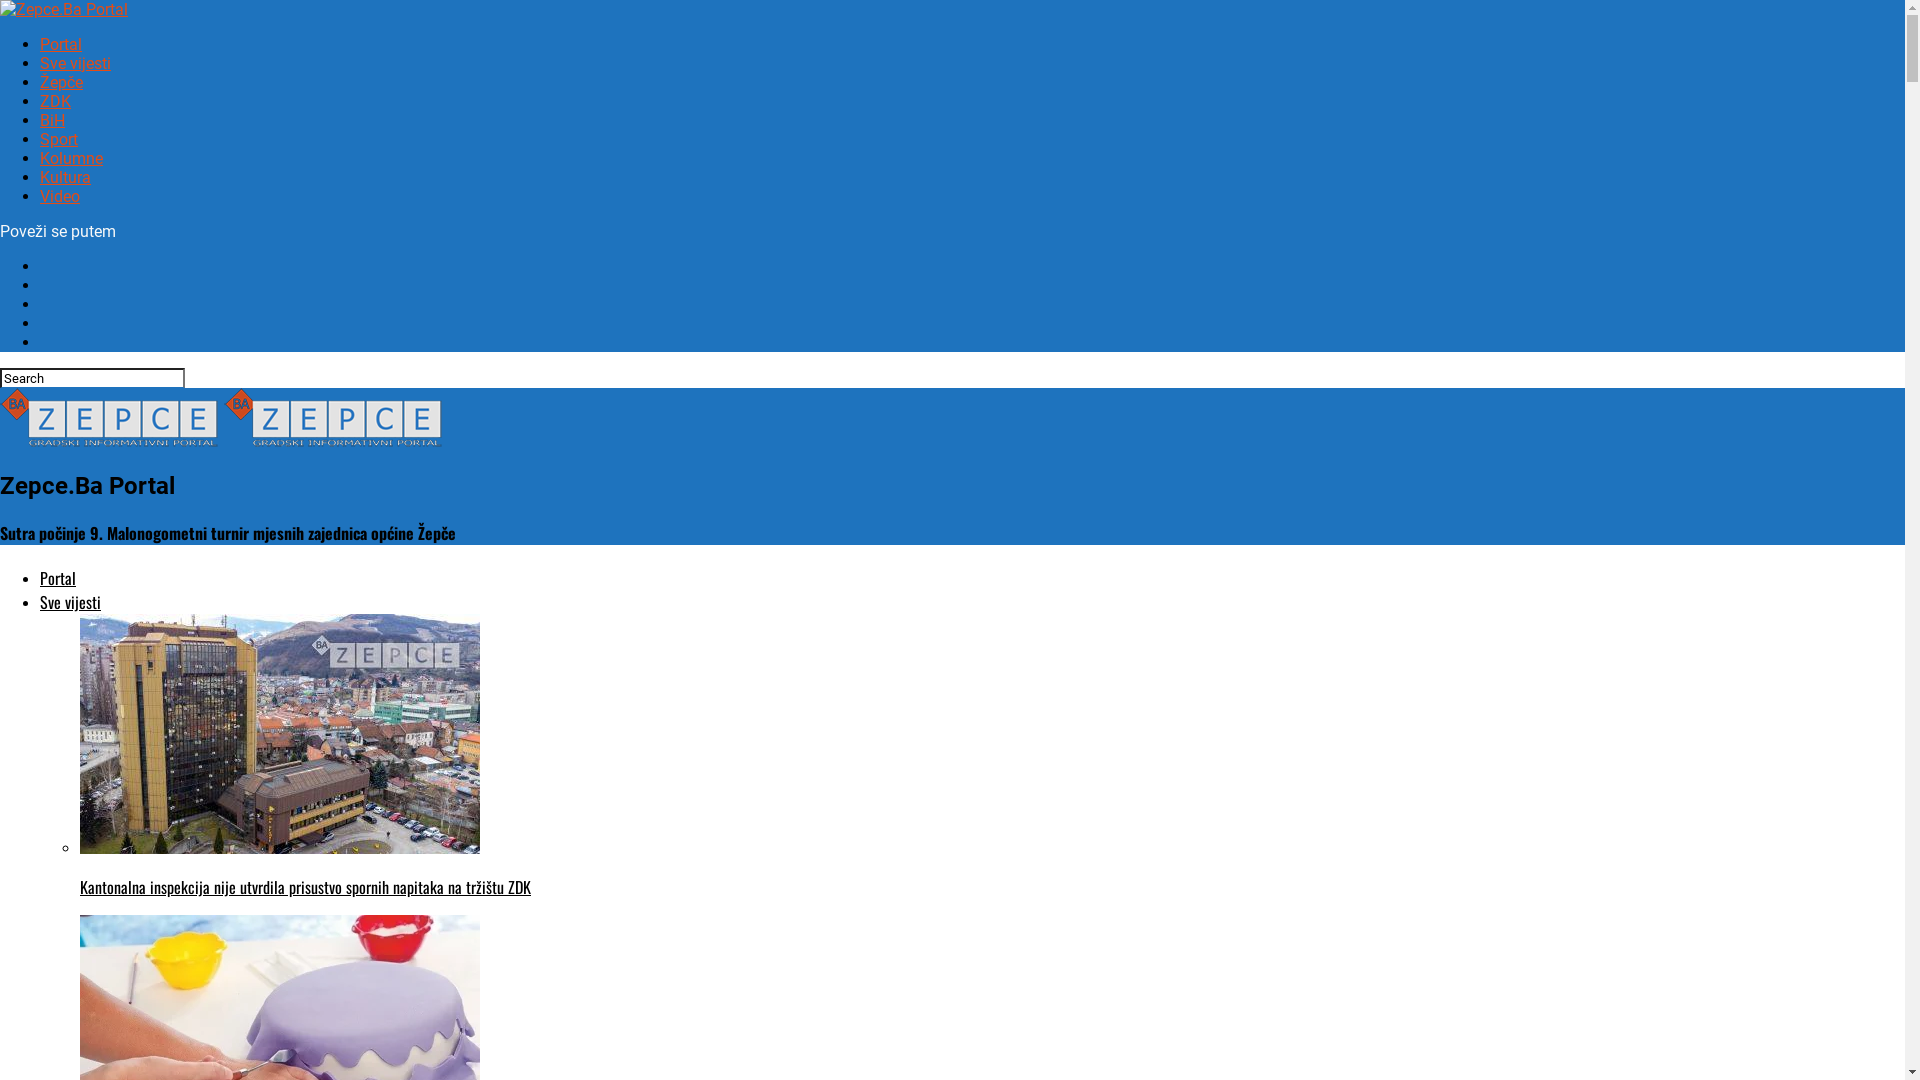  What do you see at coordinates (55, 101) in the screenshot?
I see `'ZDK'` at bounding box center [55, 101].